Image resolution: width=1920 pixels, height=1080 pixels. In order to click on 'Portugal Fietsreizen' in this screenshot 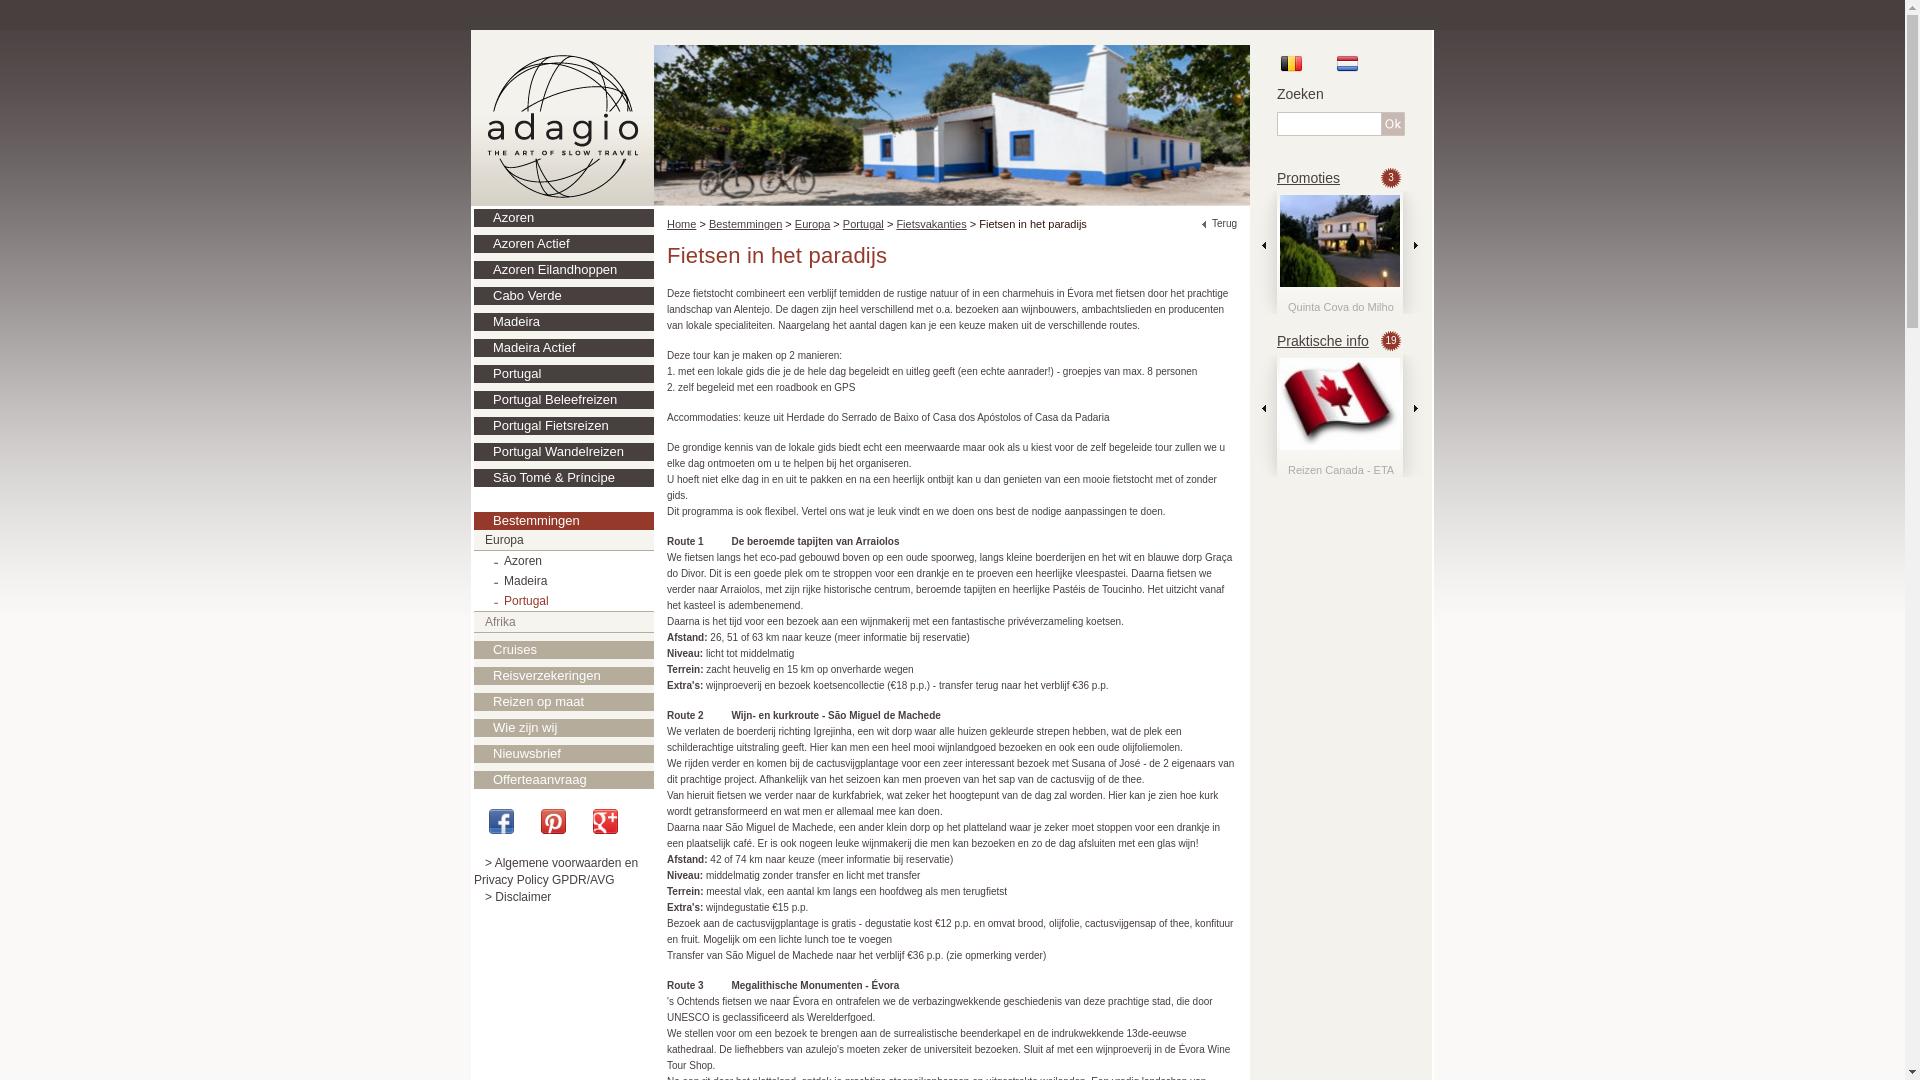, I will do `click(563, 424)`.